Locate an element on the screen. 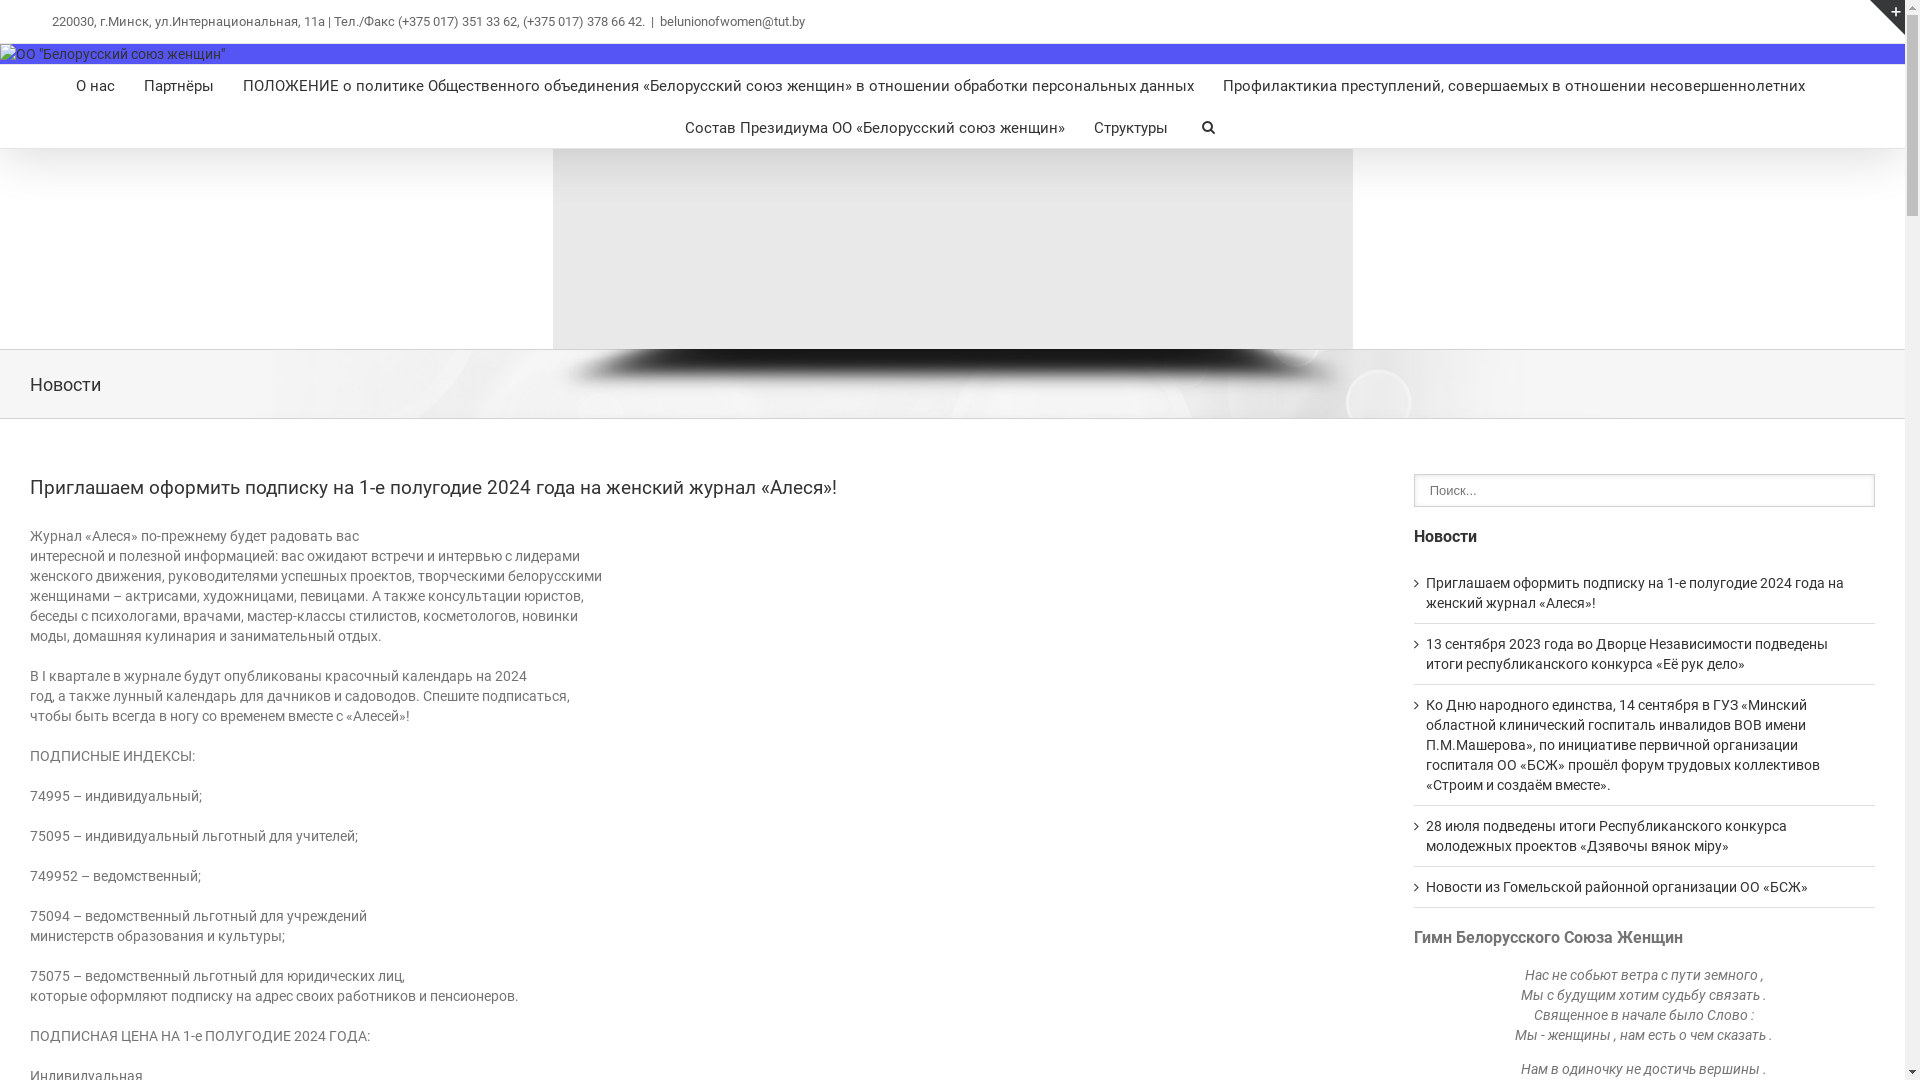 This screenshot has height=1080, width=1920. 'belunionofwomen@tut.by' is located at coordinates (731, 21).